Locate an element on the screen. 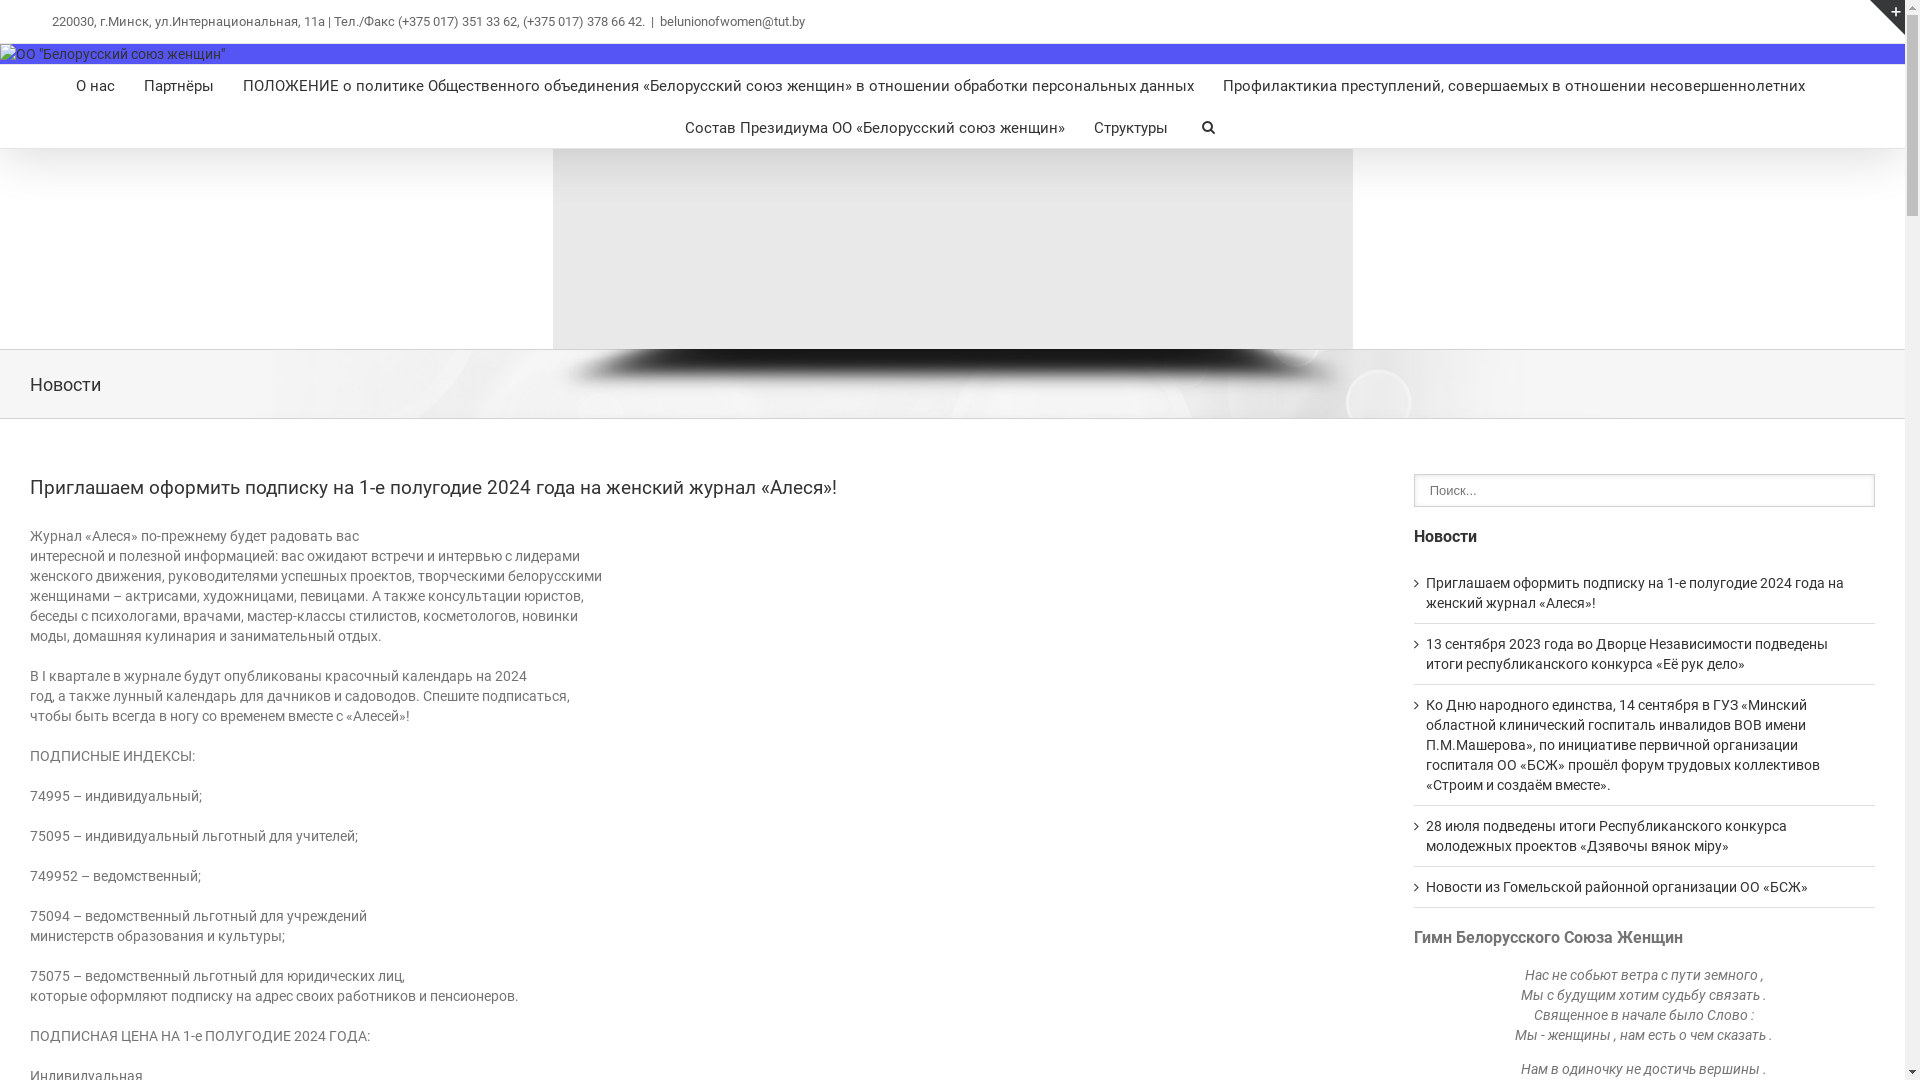 This screenshot has height=1080, width=1920. 'belunionofwomen@tut.by' is located at coordinates (731, 21).